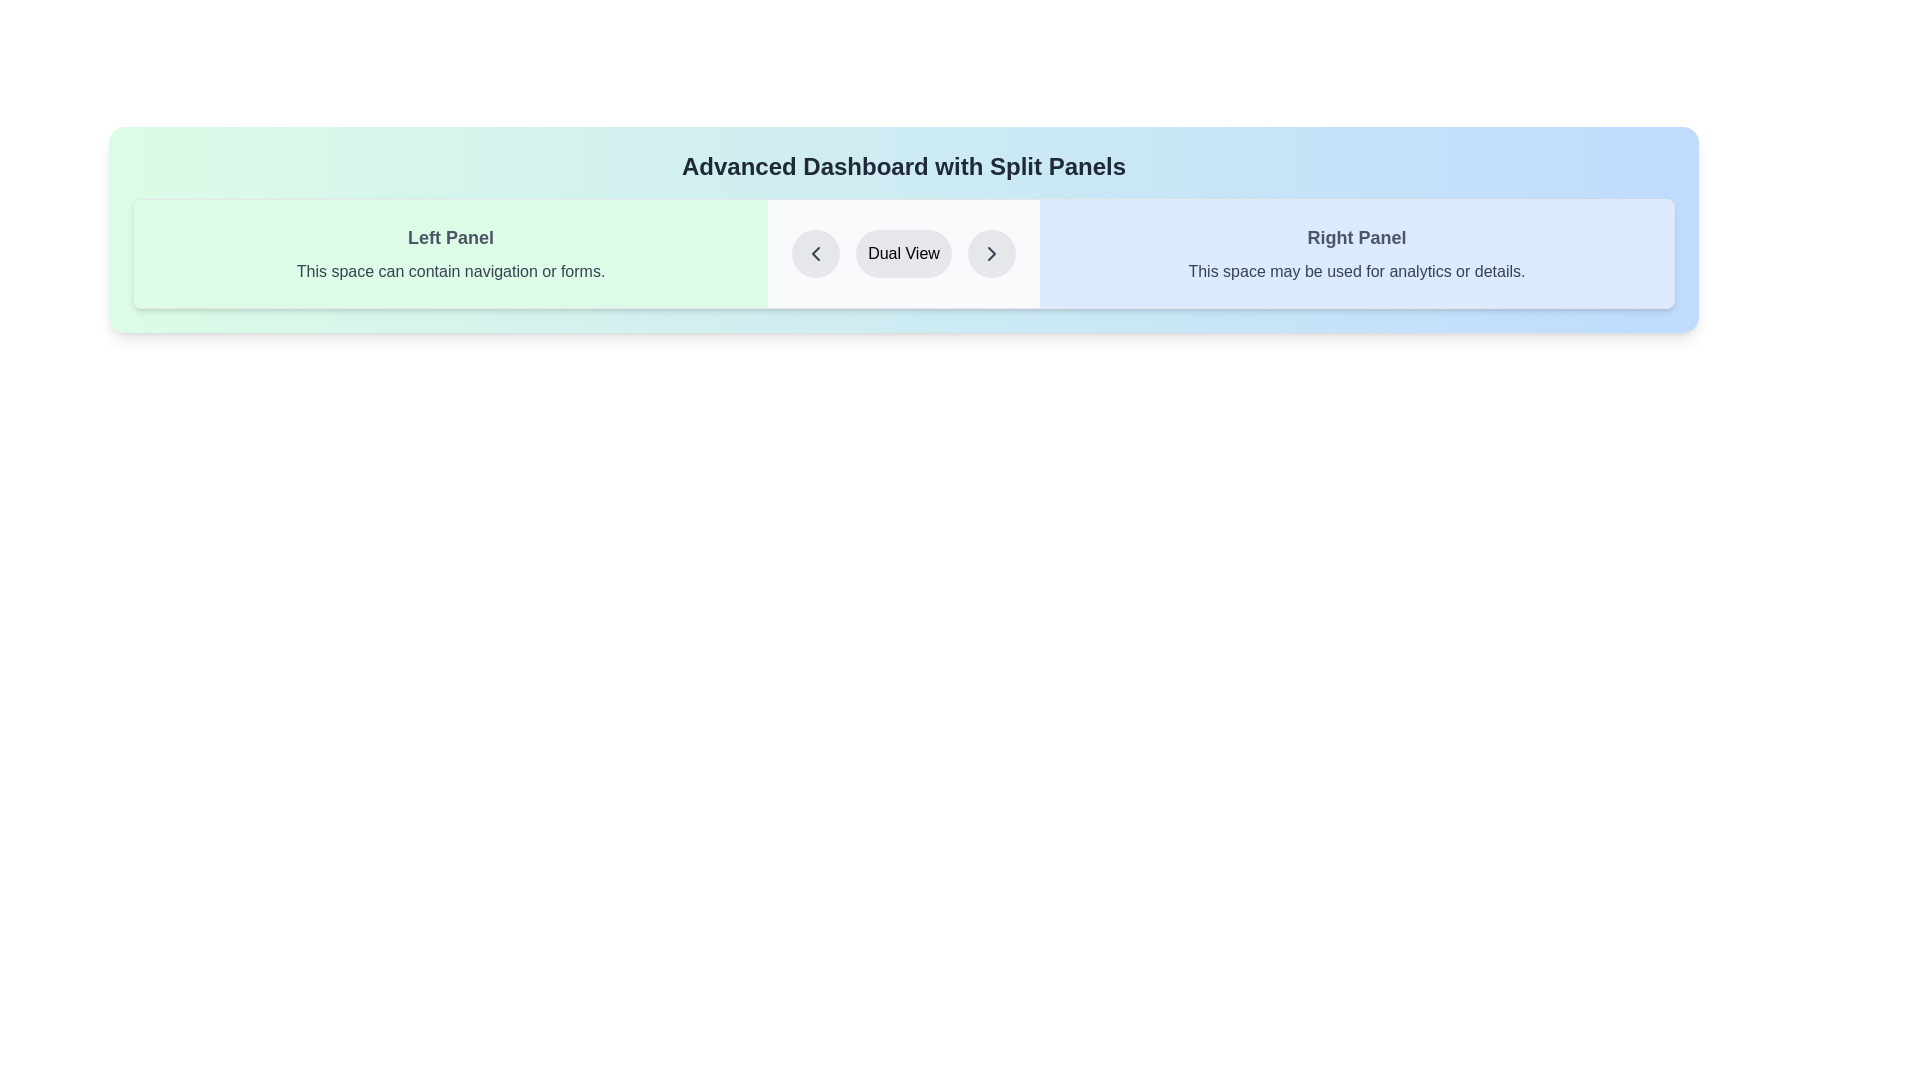  Describe the element at coordinates (902, 253) in the screenshot. I see `the 'Dual View' button, which is a rounded rectangular button with a light gray background and black text, to observe its hover effect` at that location.